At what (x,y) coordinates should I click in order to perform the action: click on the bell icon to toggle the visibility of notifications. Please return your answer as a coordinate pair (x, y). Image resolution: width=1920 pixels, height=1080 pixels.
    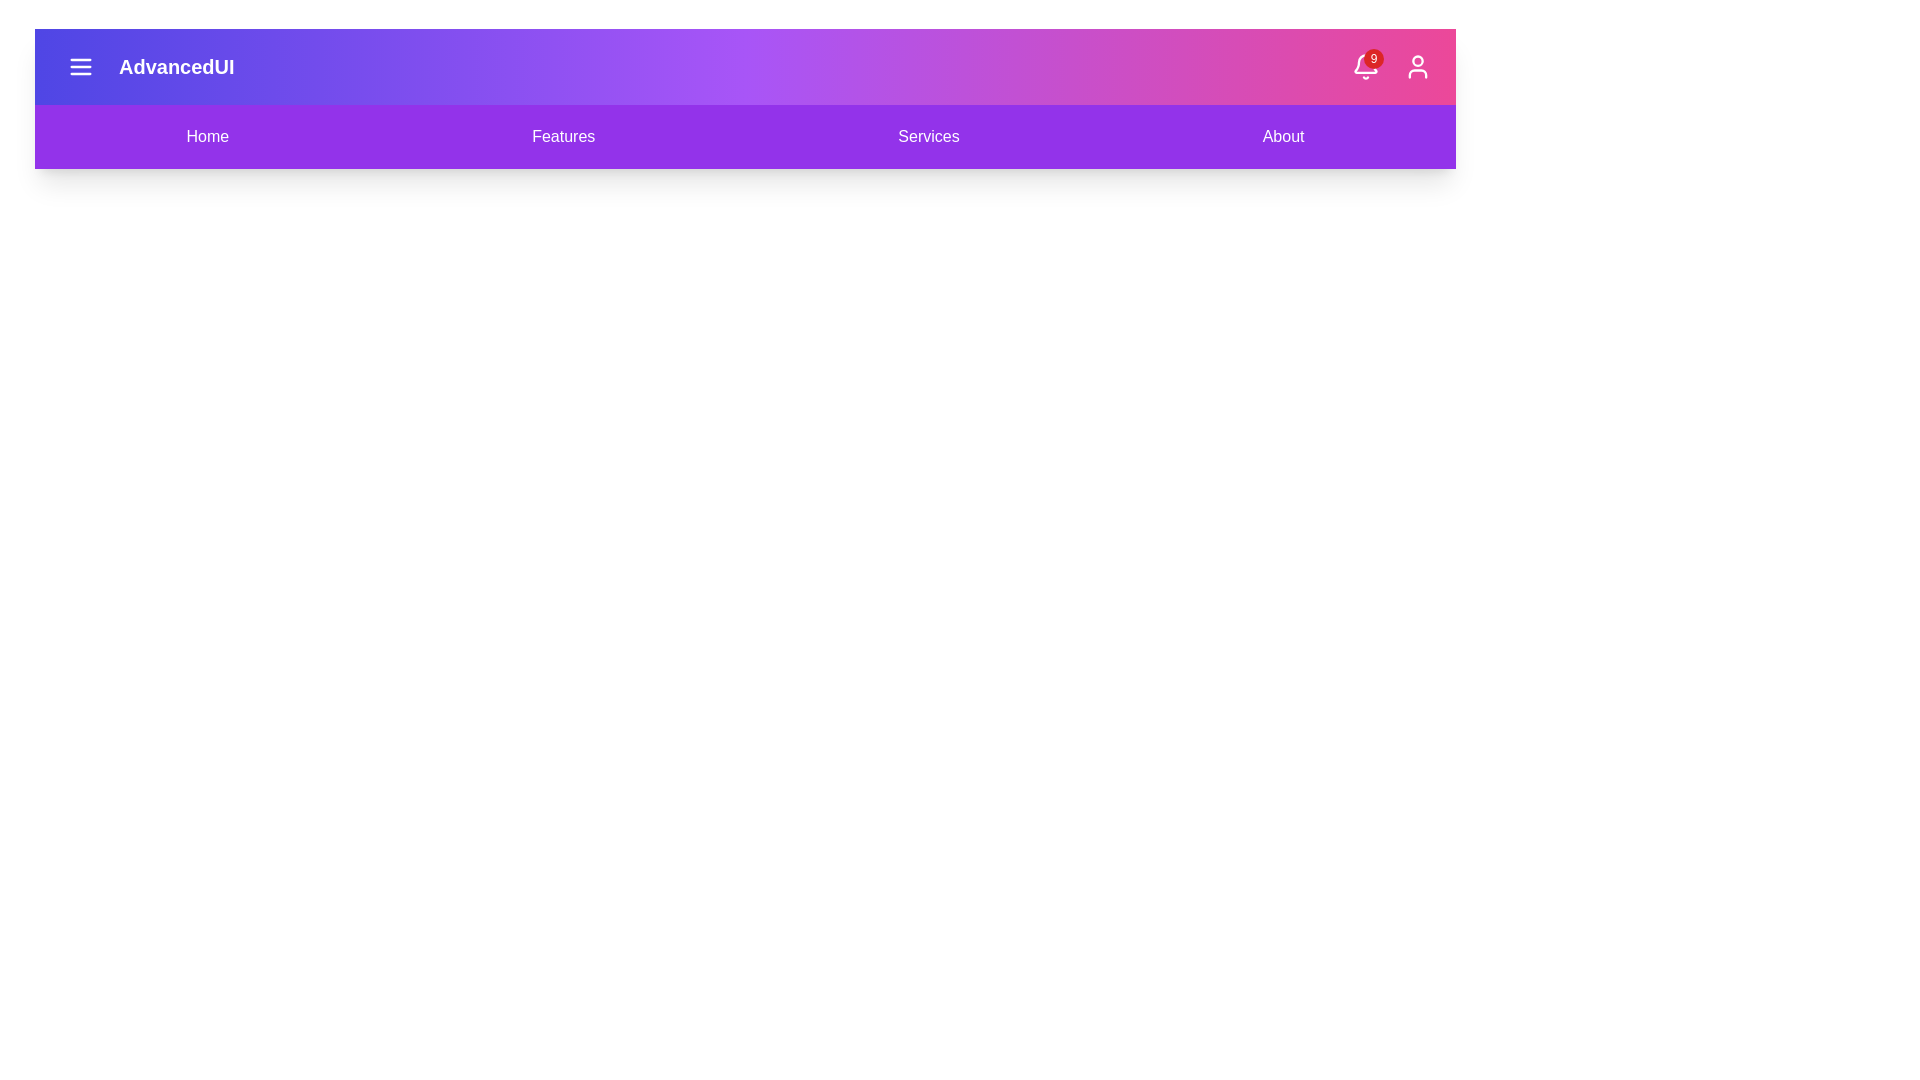
    Looking at the image, I should click on (1365, 65).